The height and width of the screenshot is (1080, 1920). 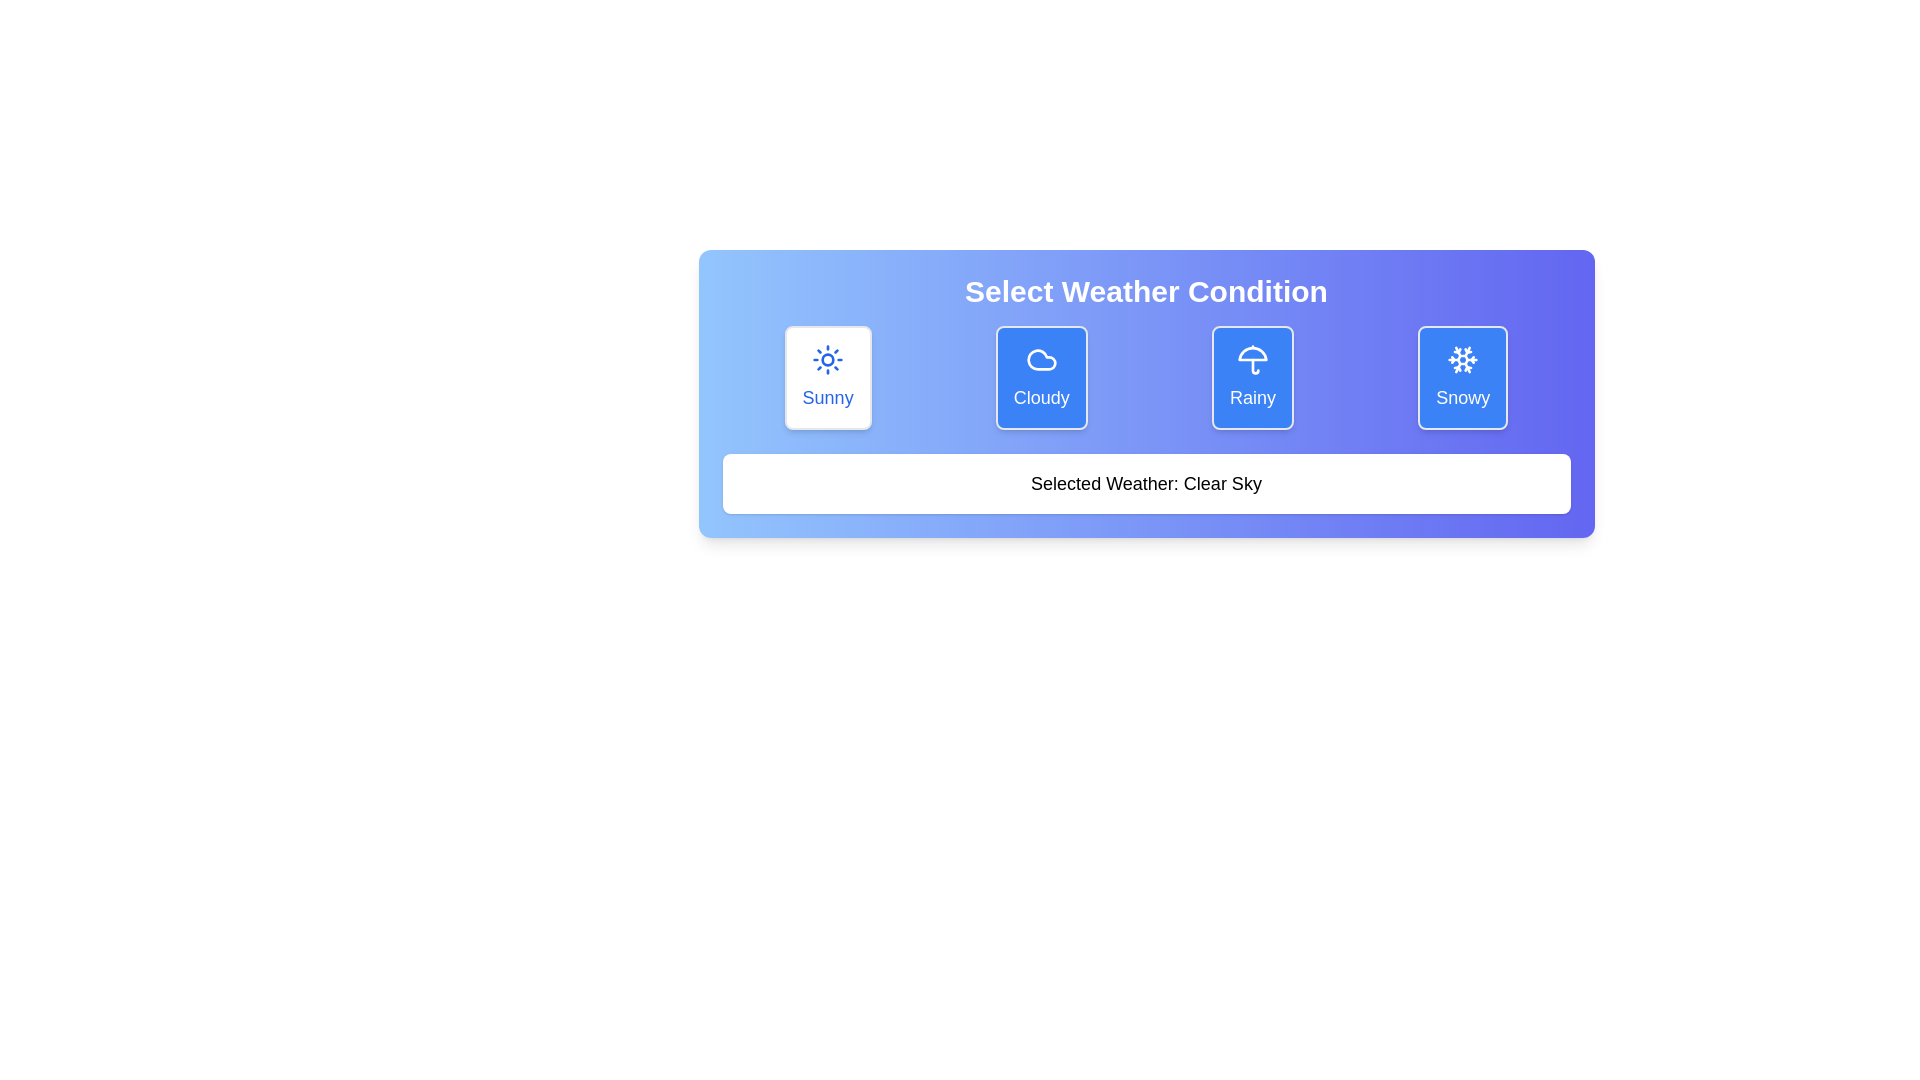 What do you see at coordinates (1252, 397) in the screenshot?
I see `the text label displaying the word 'Rainy', which is located at the bottom-center of the 'Rainy' weather option card` at bounding box center [1252, 397].